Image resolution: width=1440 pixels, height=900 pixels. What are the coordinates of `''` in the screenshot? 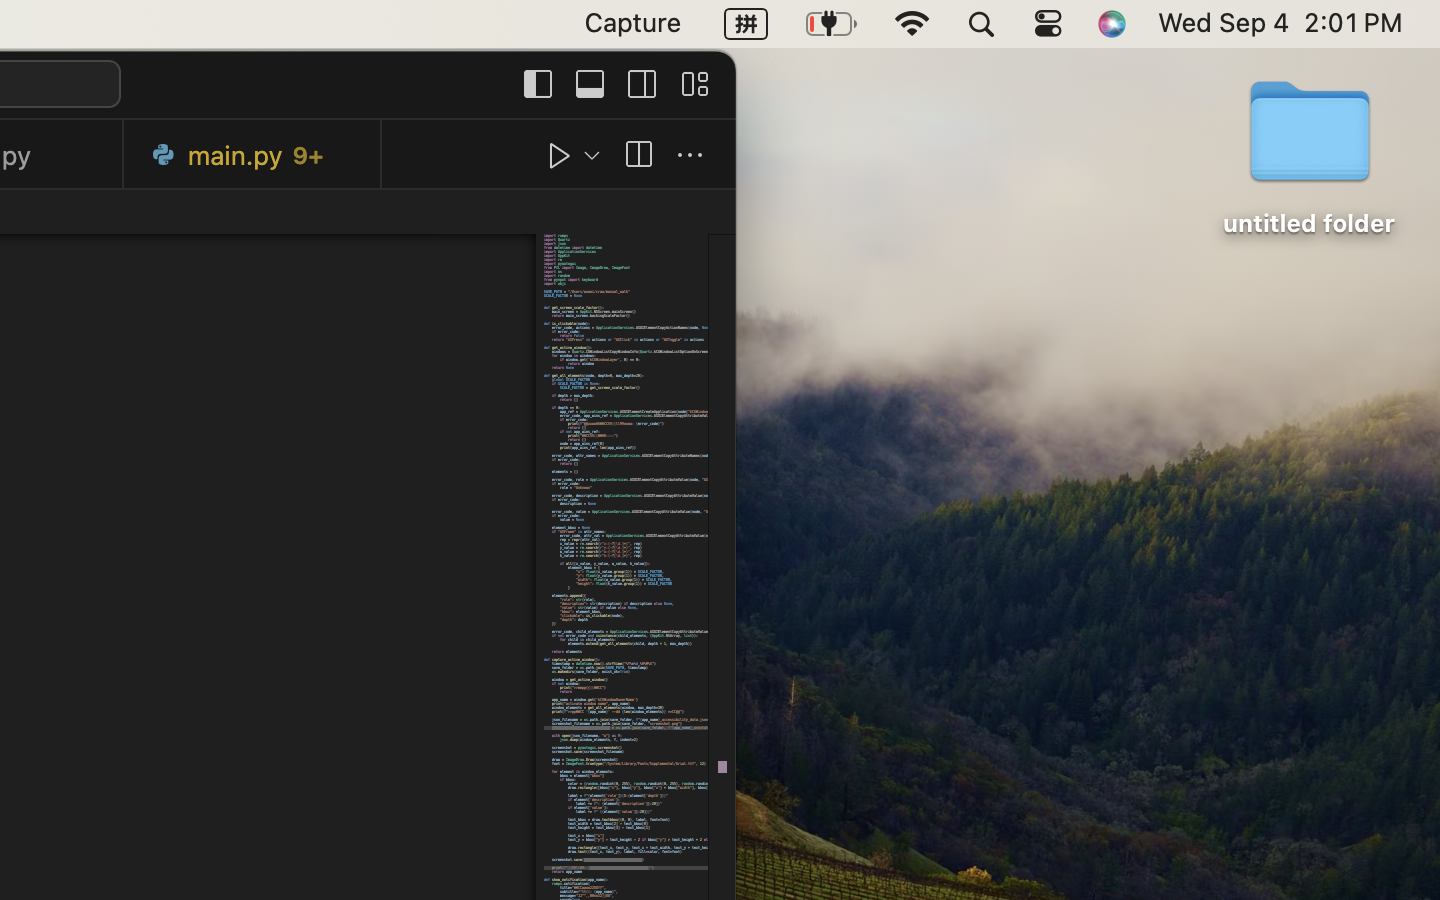 It's located at (637, 155).